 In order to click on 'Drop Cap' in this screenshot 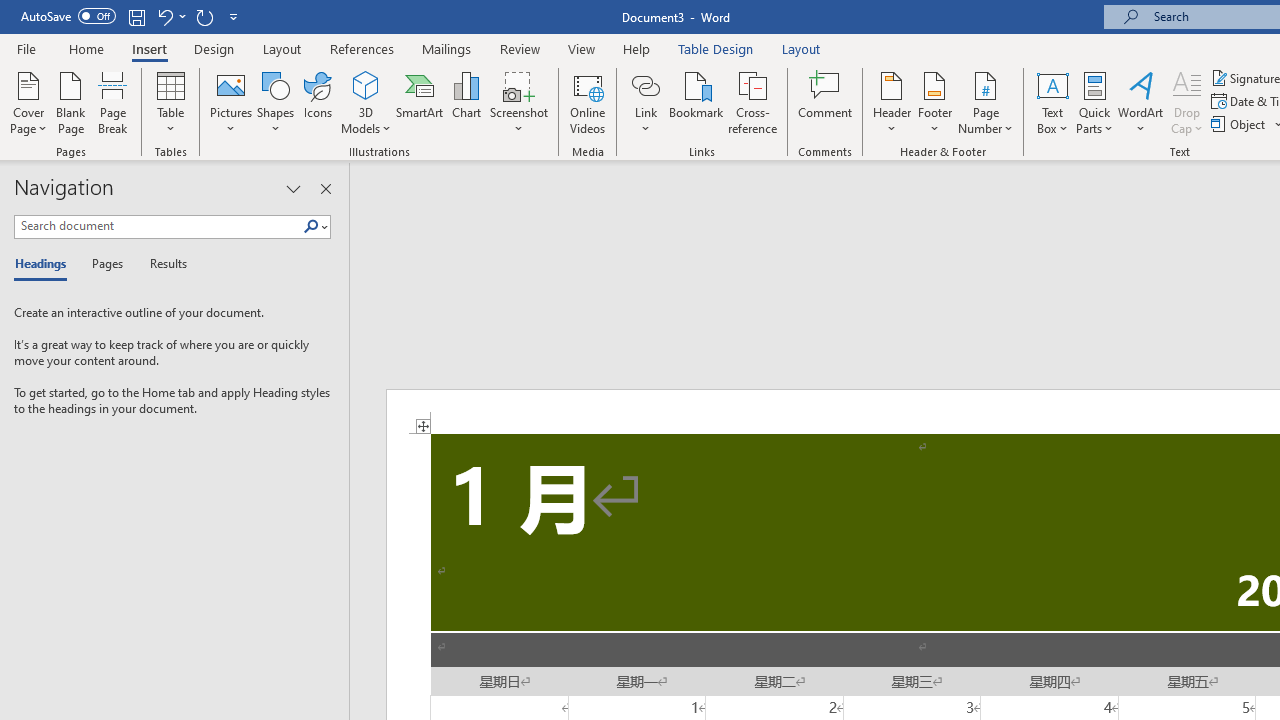, I will do `click(1187, 103)`.